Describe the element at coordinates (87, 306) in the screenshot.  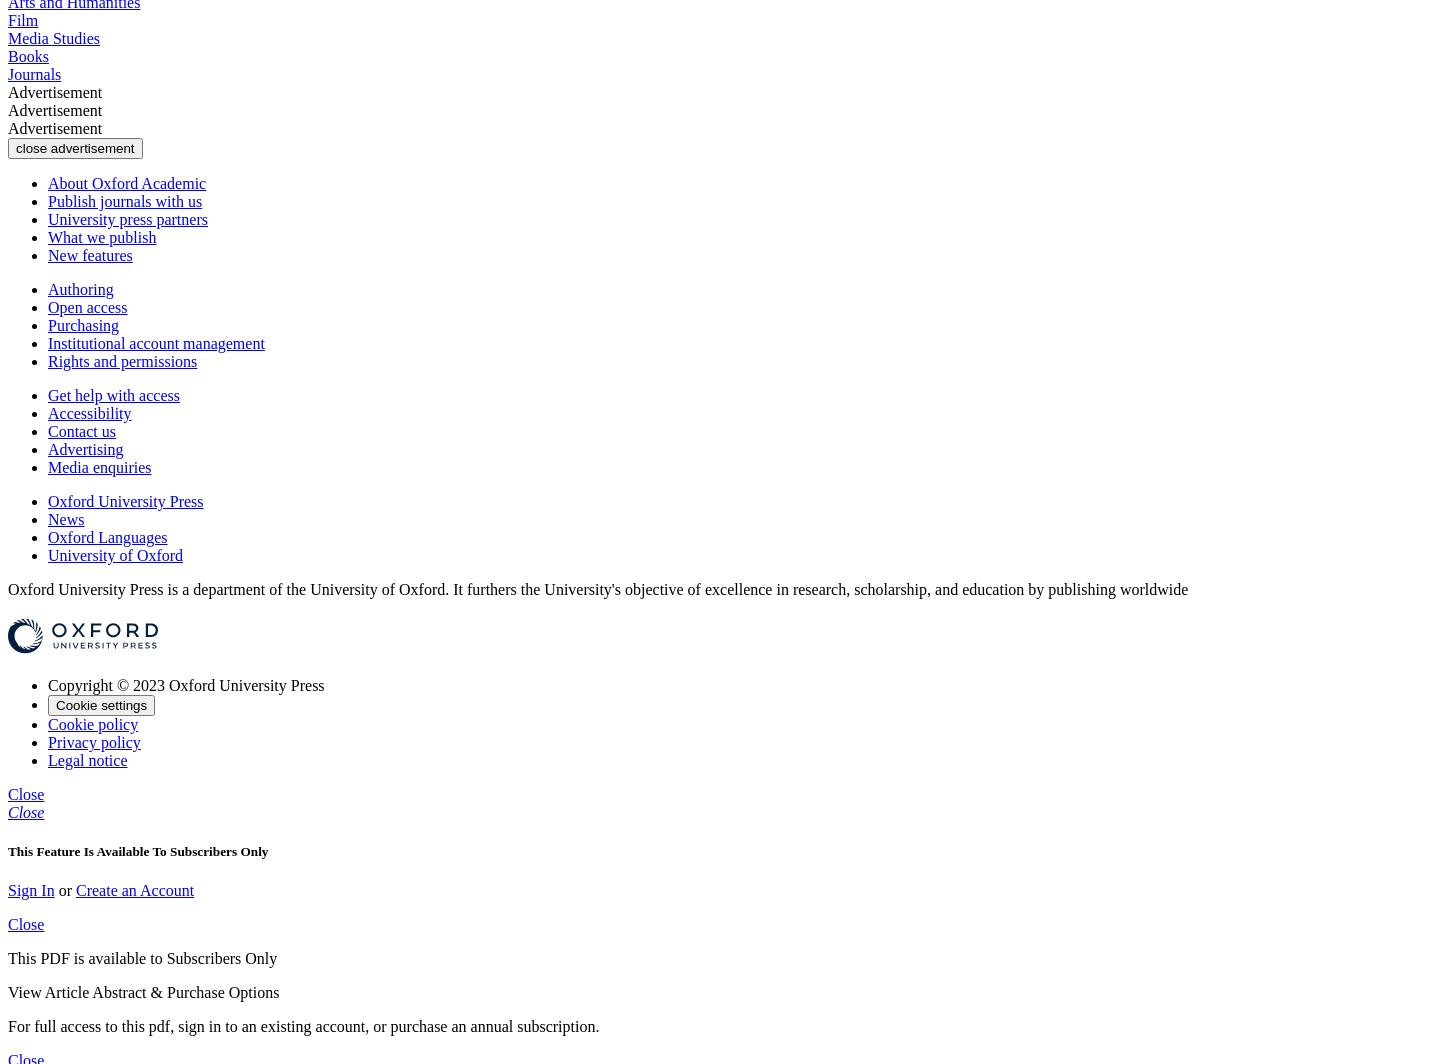
I see `'Open access'` at that location.